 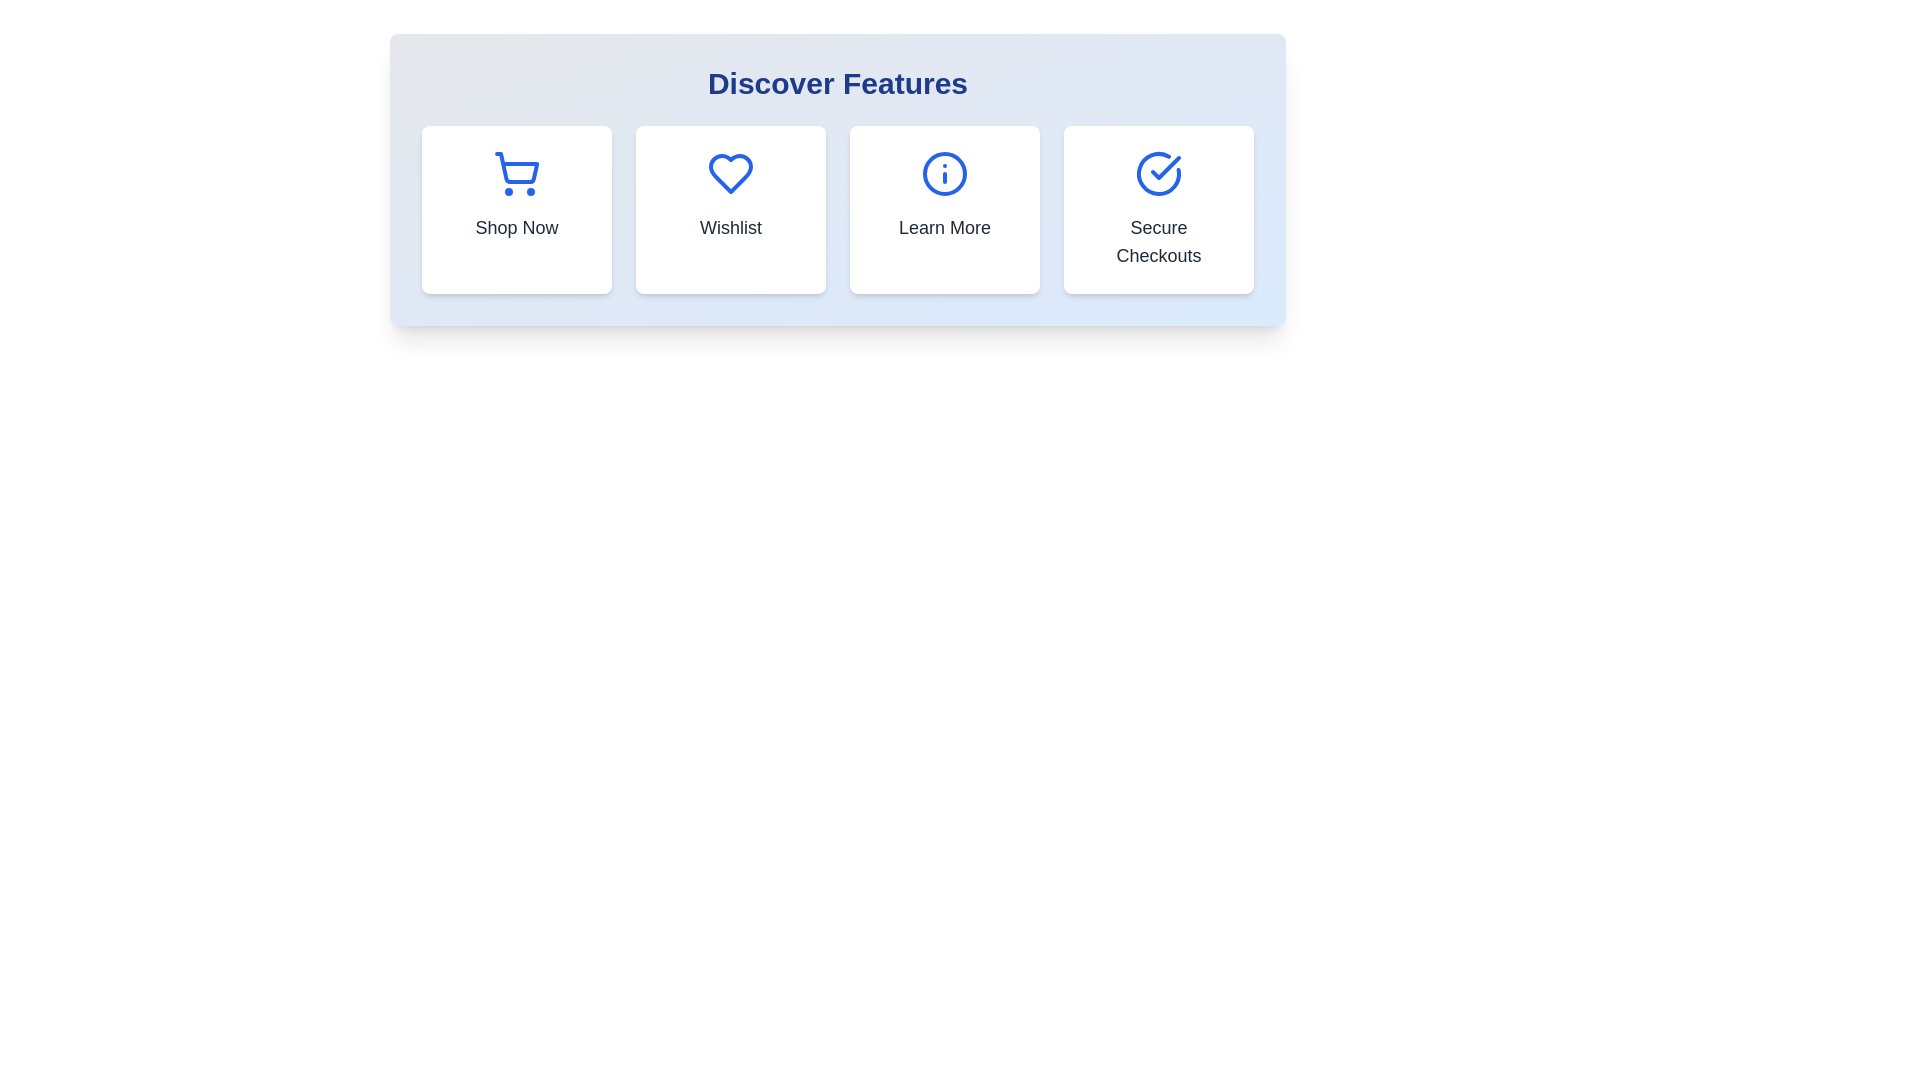 What do you see at coordinates (1166, 167) in the screenshot?
I see `the checkmark icon in the 'Secure Checkouts' card, which indicates completion or verification` at bounding box center [1166, 167].